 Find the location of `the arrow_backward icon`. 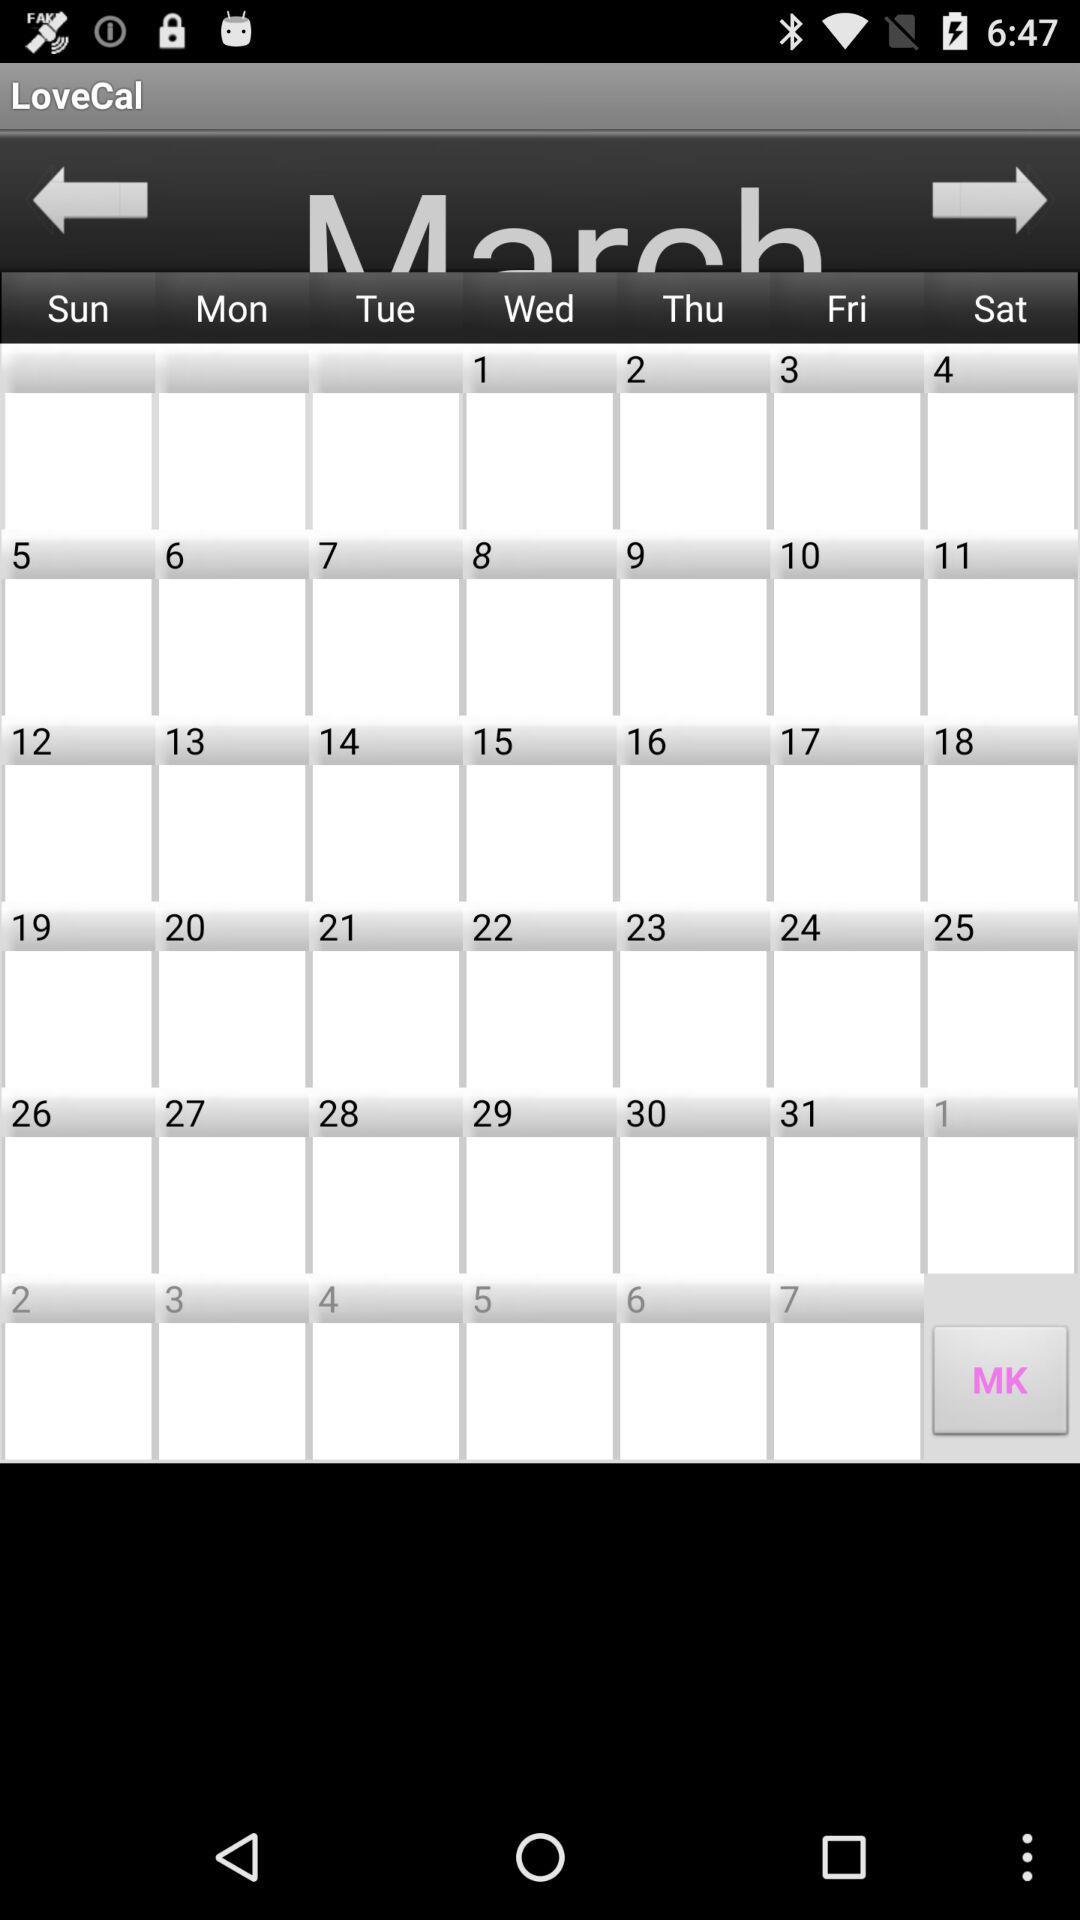

the arrow_backward icon is located at coordinates (88, 214).